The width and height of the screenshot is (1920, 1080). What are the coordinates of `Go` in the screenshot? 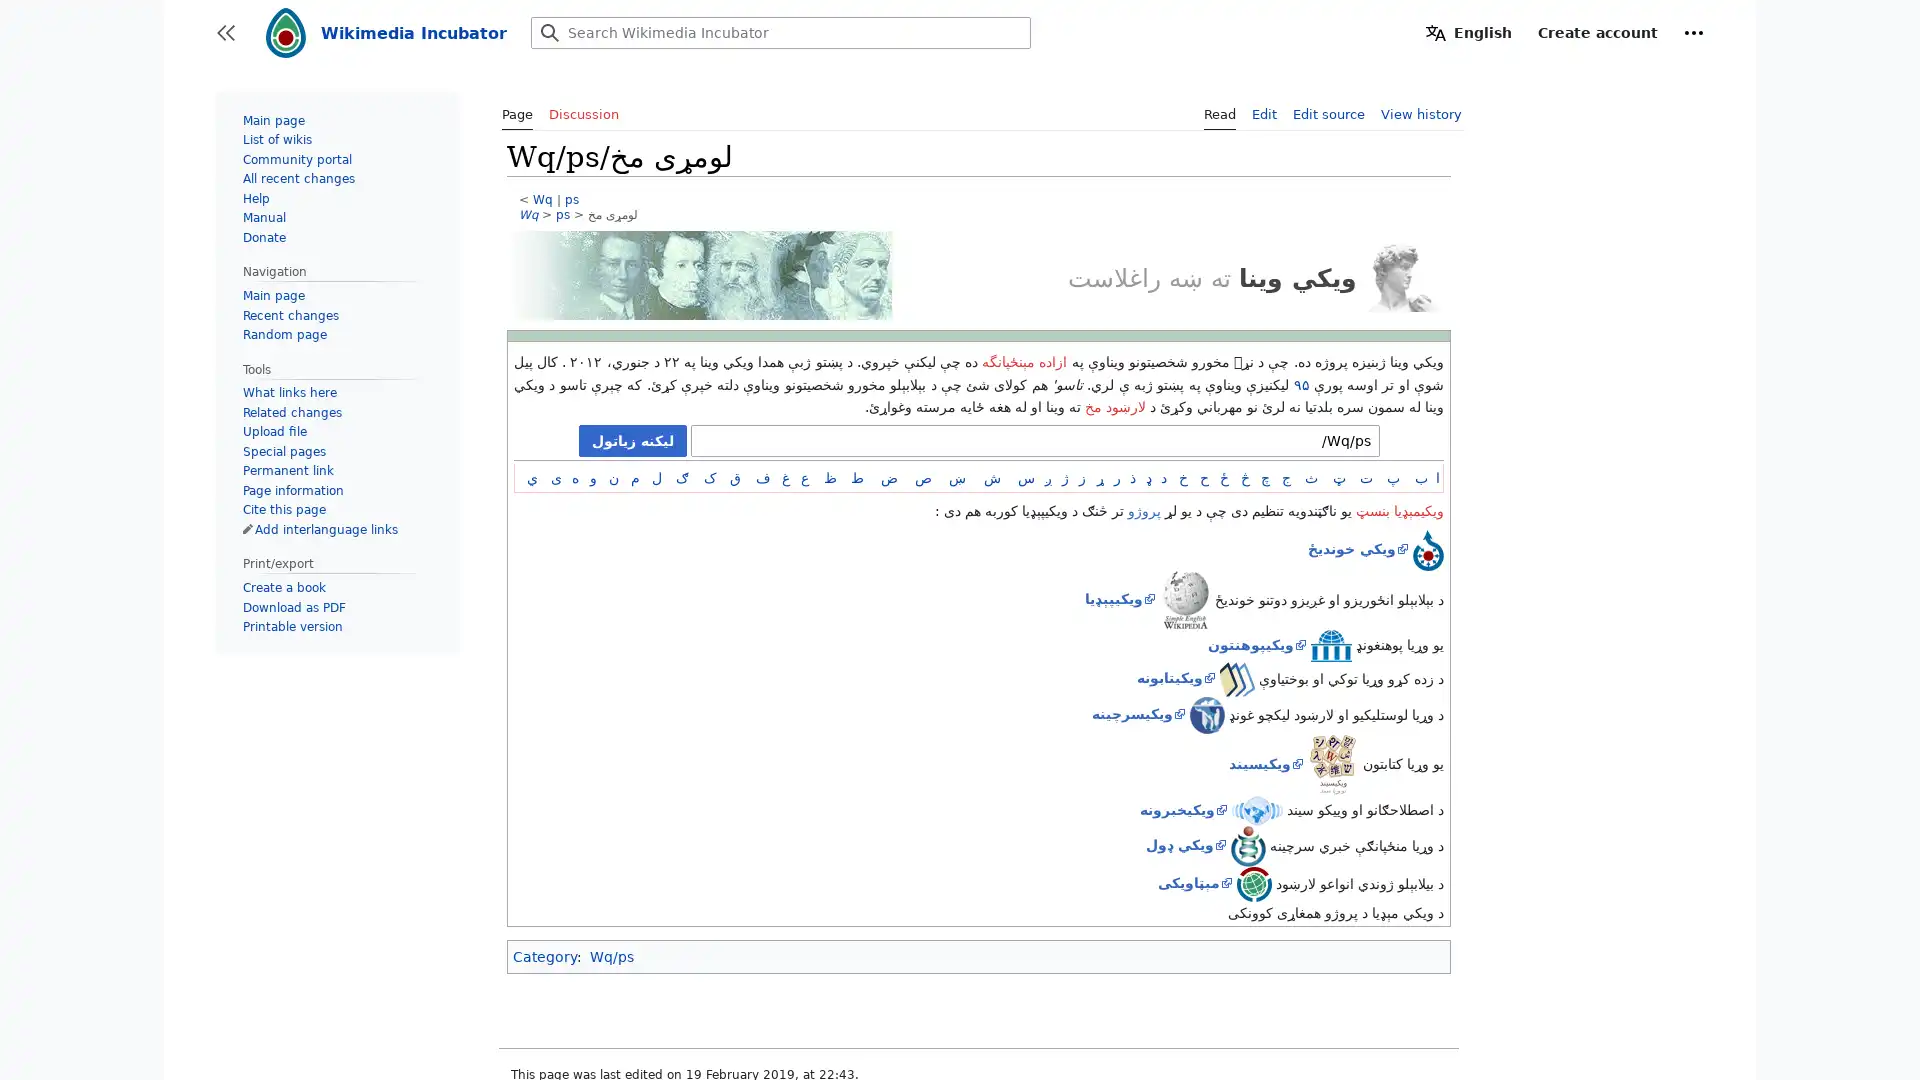 It's located at (550, 33).